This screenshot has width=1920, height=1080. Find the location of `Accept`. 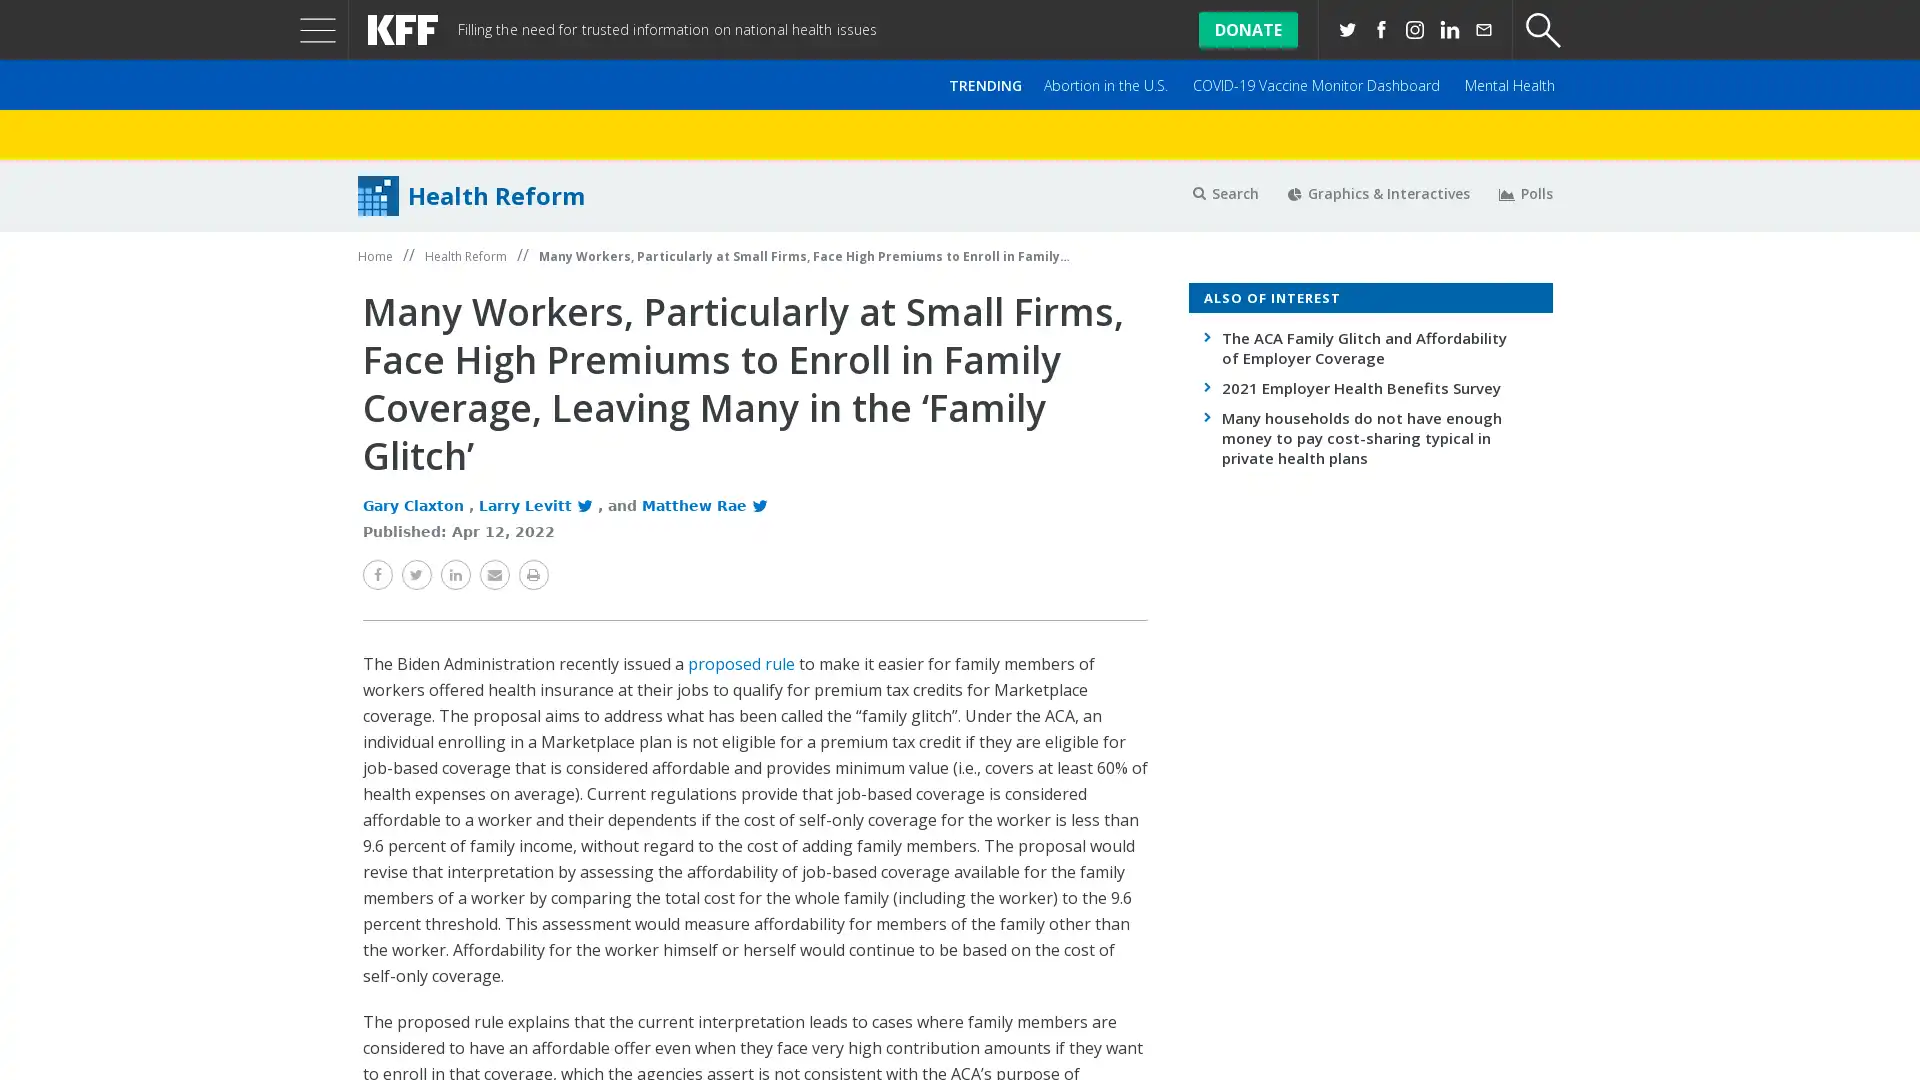

Accept is located at coordinates (1324, 1033).